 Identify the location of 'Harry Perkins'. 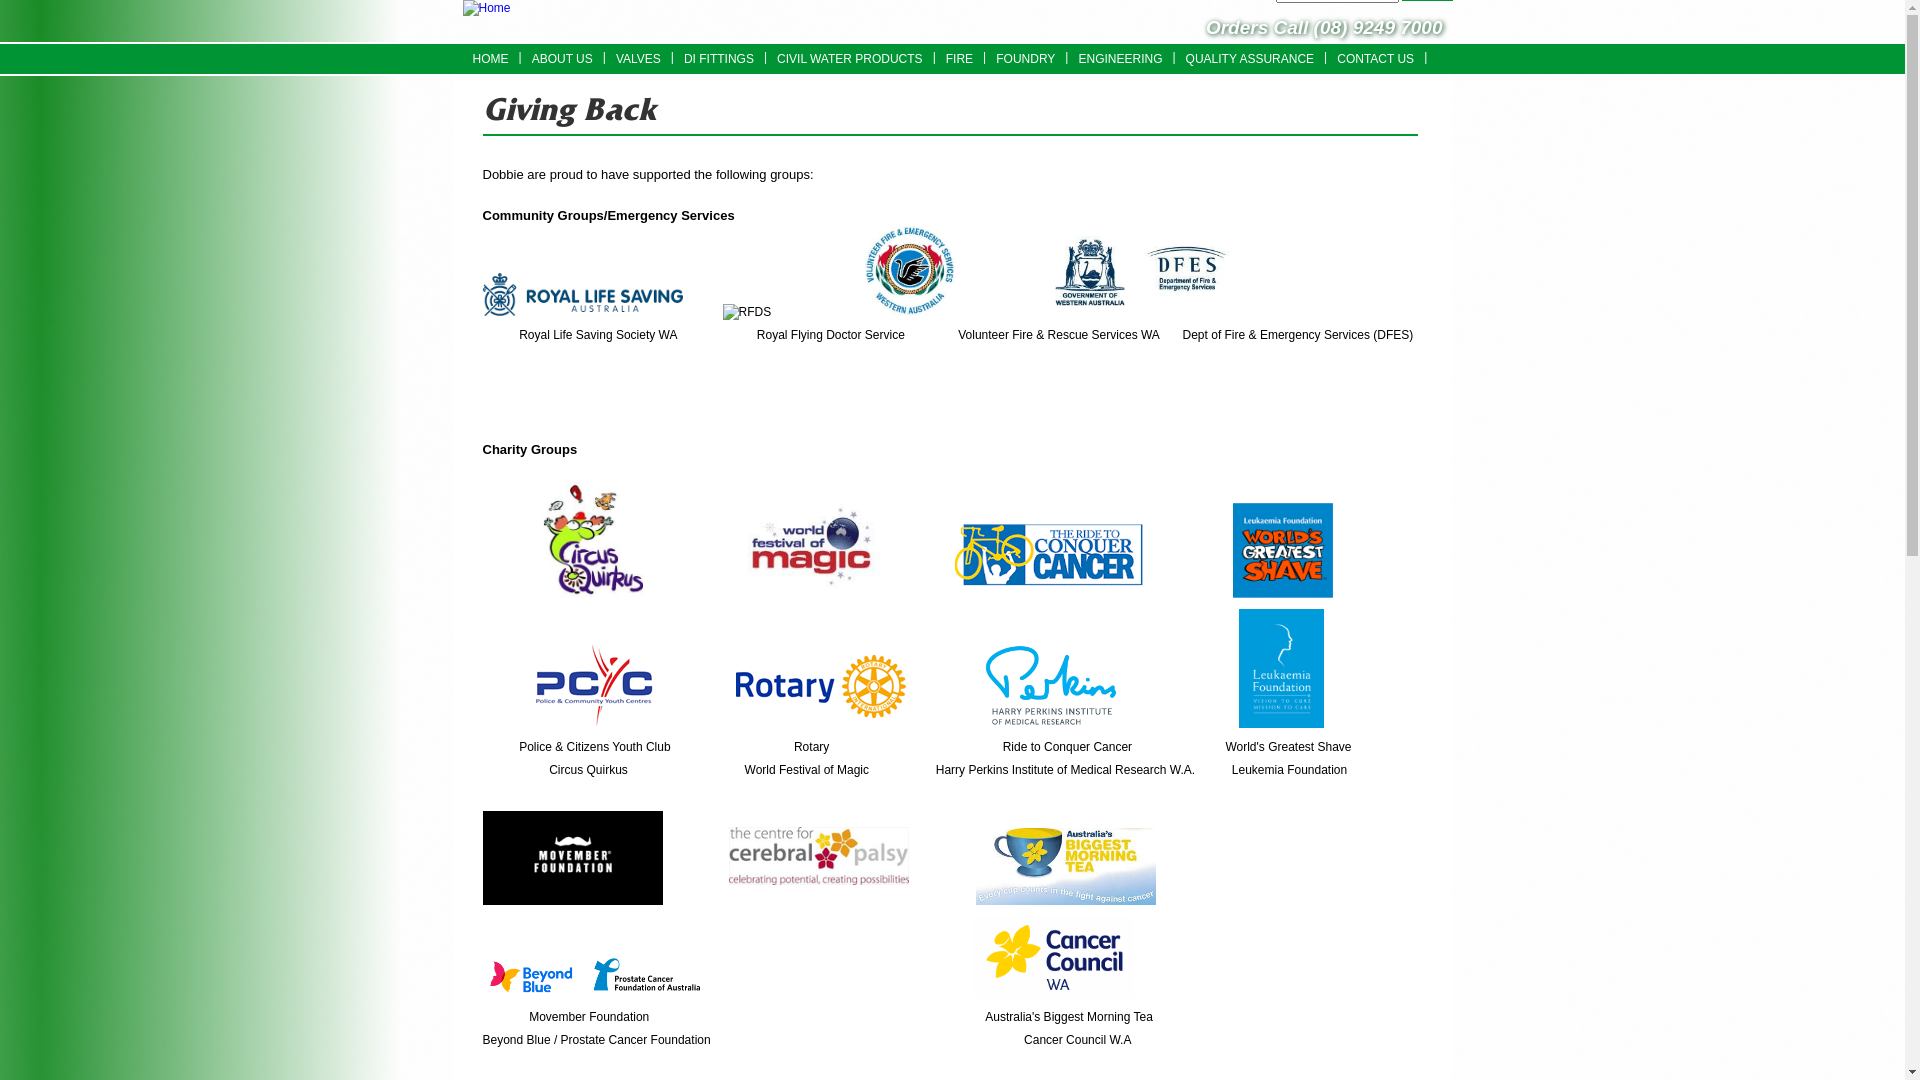
(1050, 682).